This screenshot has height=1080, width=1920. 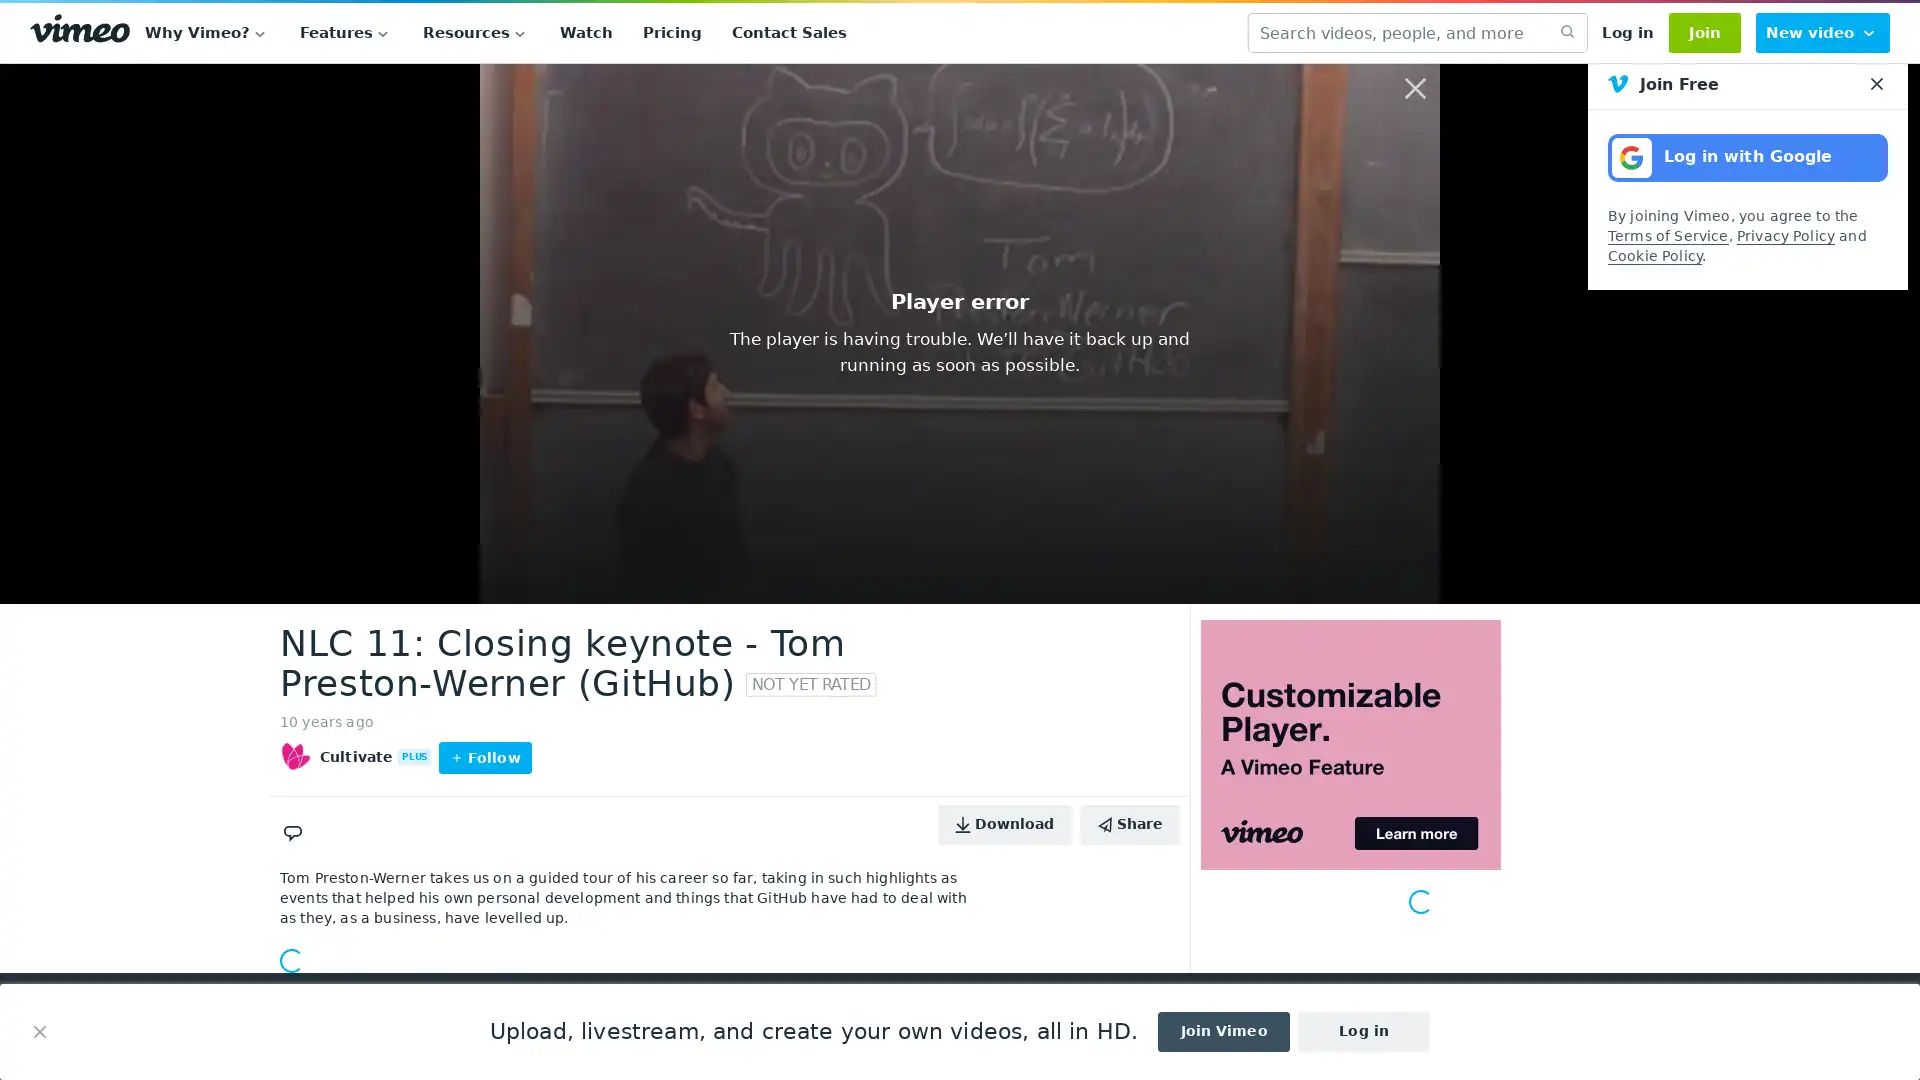 What do you see at coordinates (788, 33) in the screenshot?
I see `Contact Sales` at bounding box center [788, 33].